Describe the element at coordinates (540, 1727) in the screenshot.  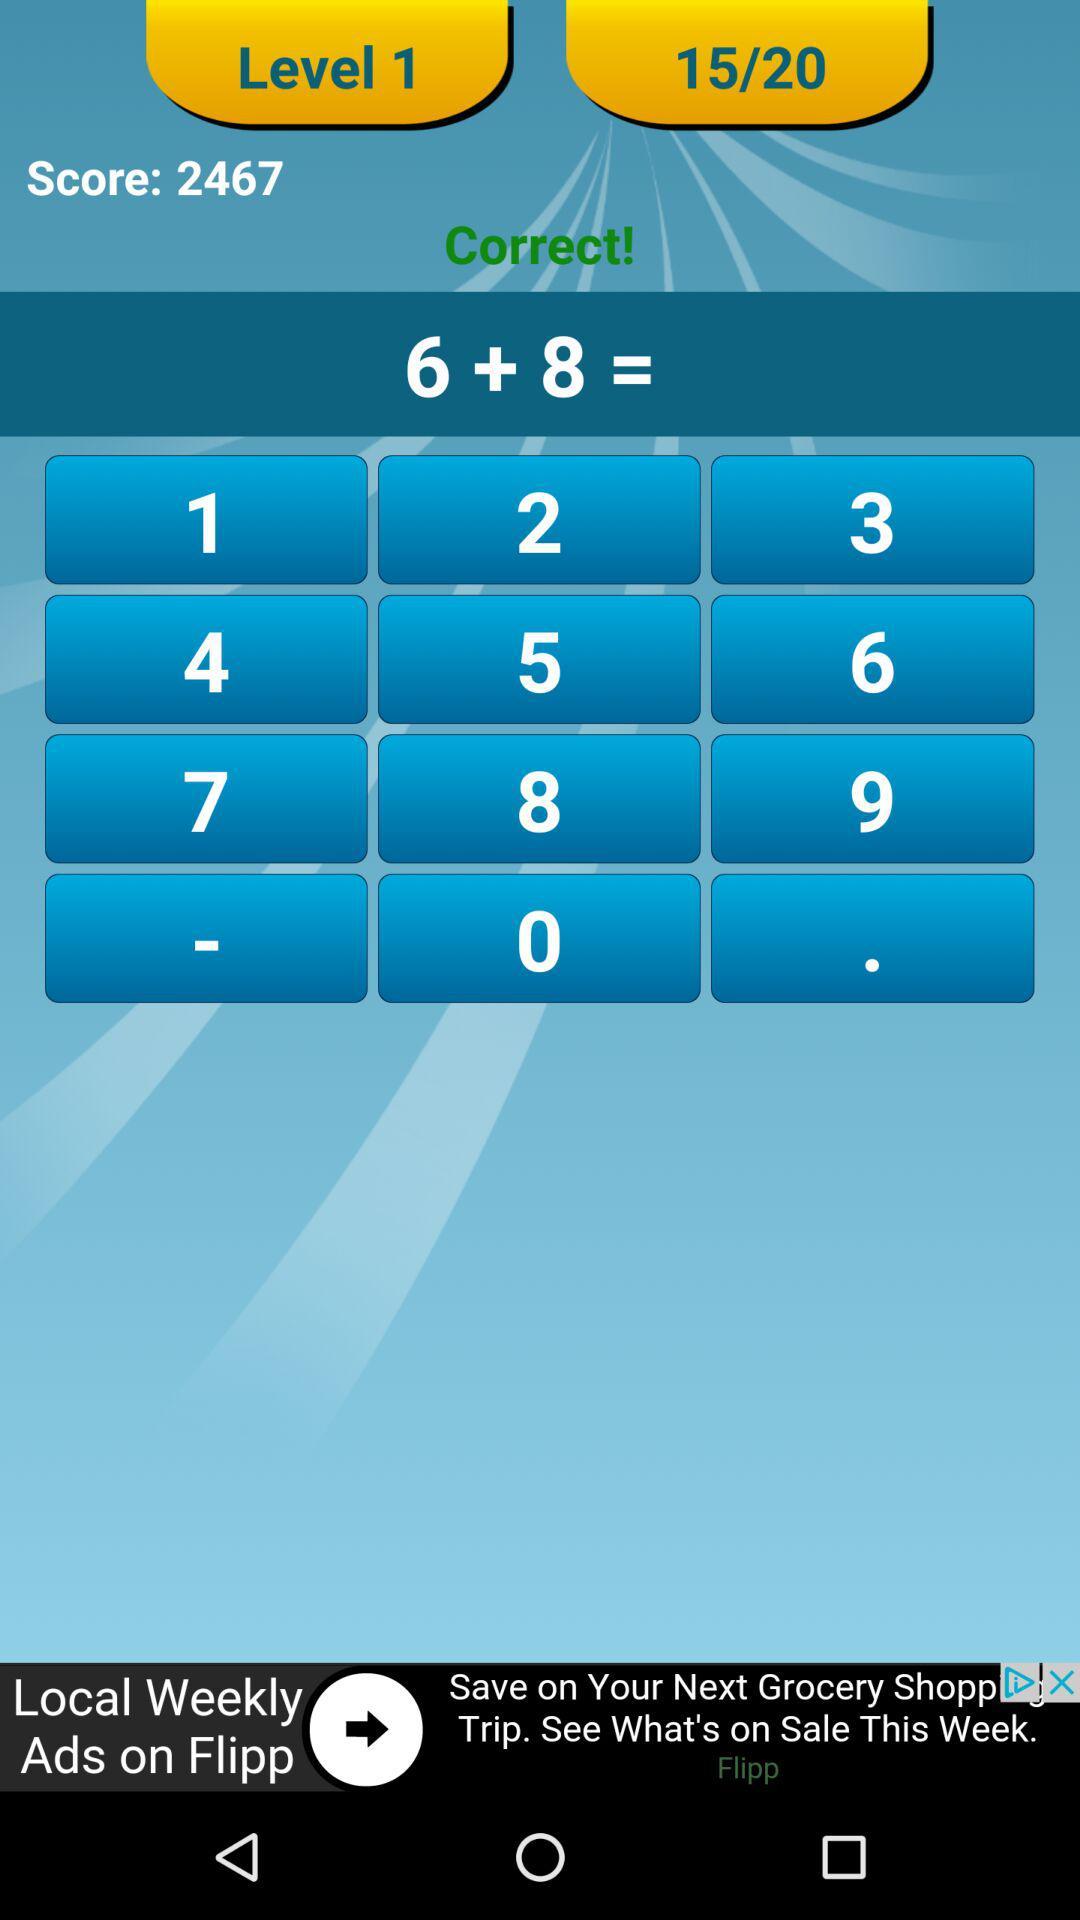
I see `item below - item` at that location.